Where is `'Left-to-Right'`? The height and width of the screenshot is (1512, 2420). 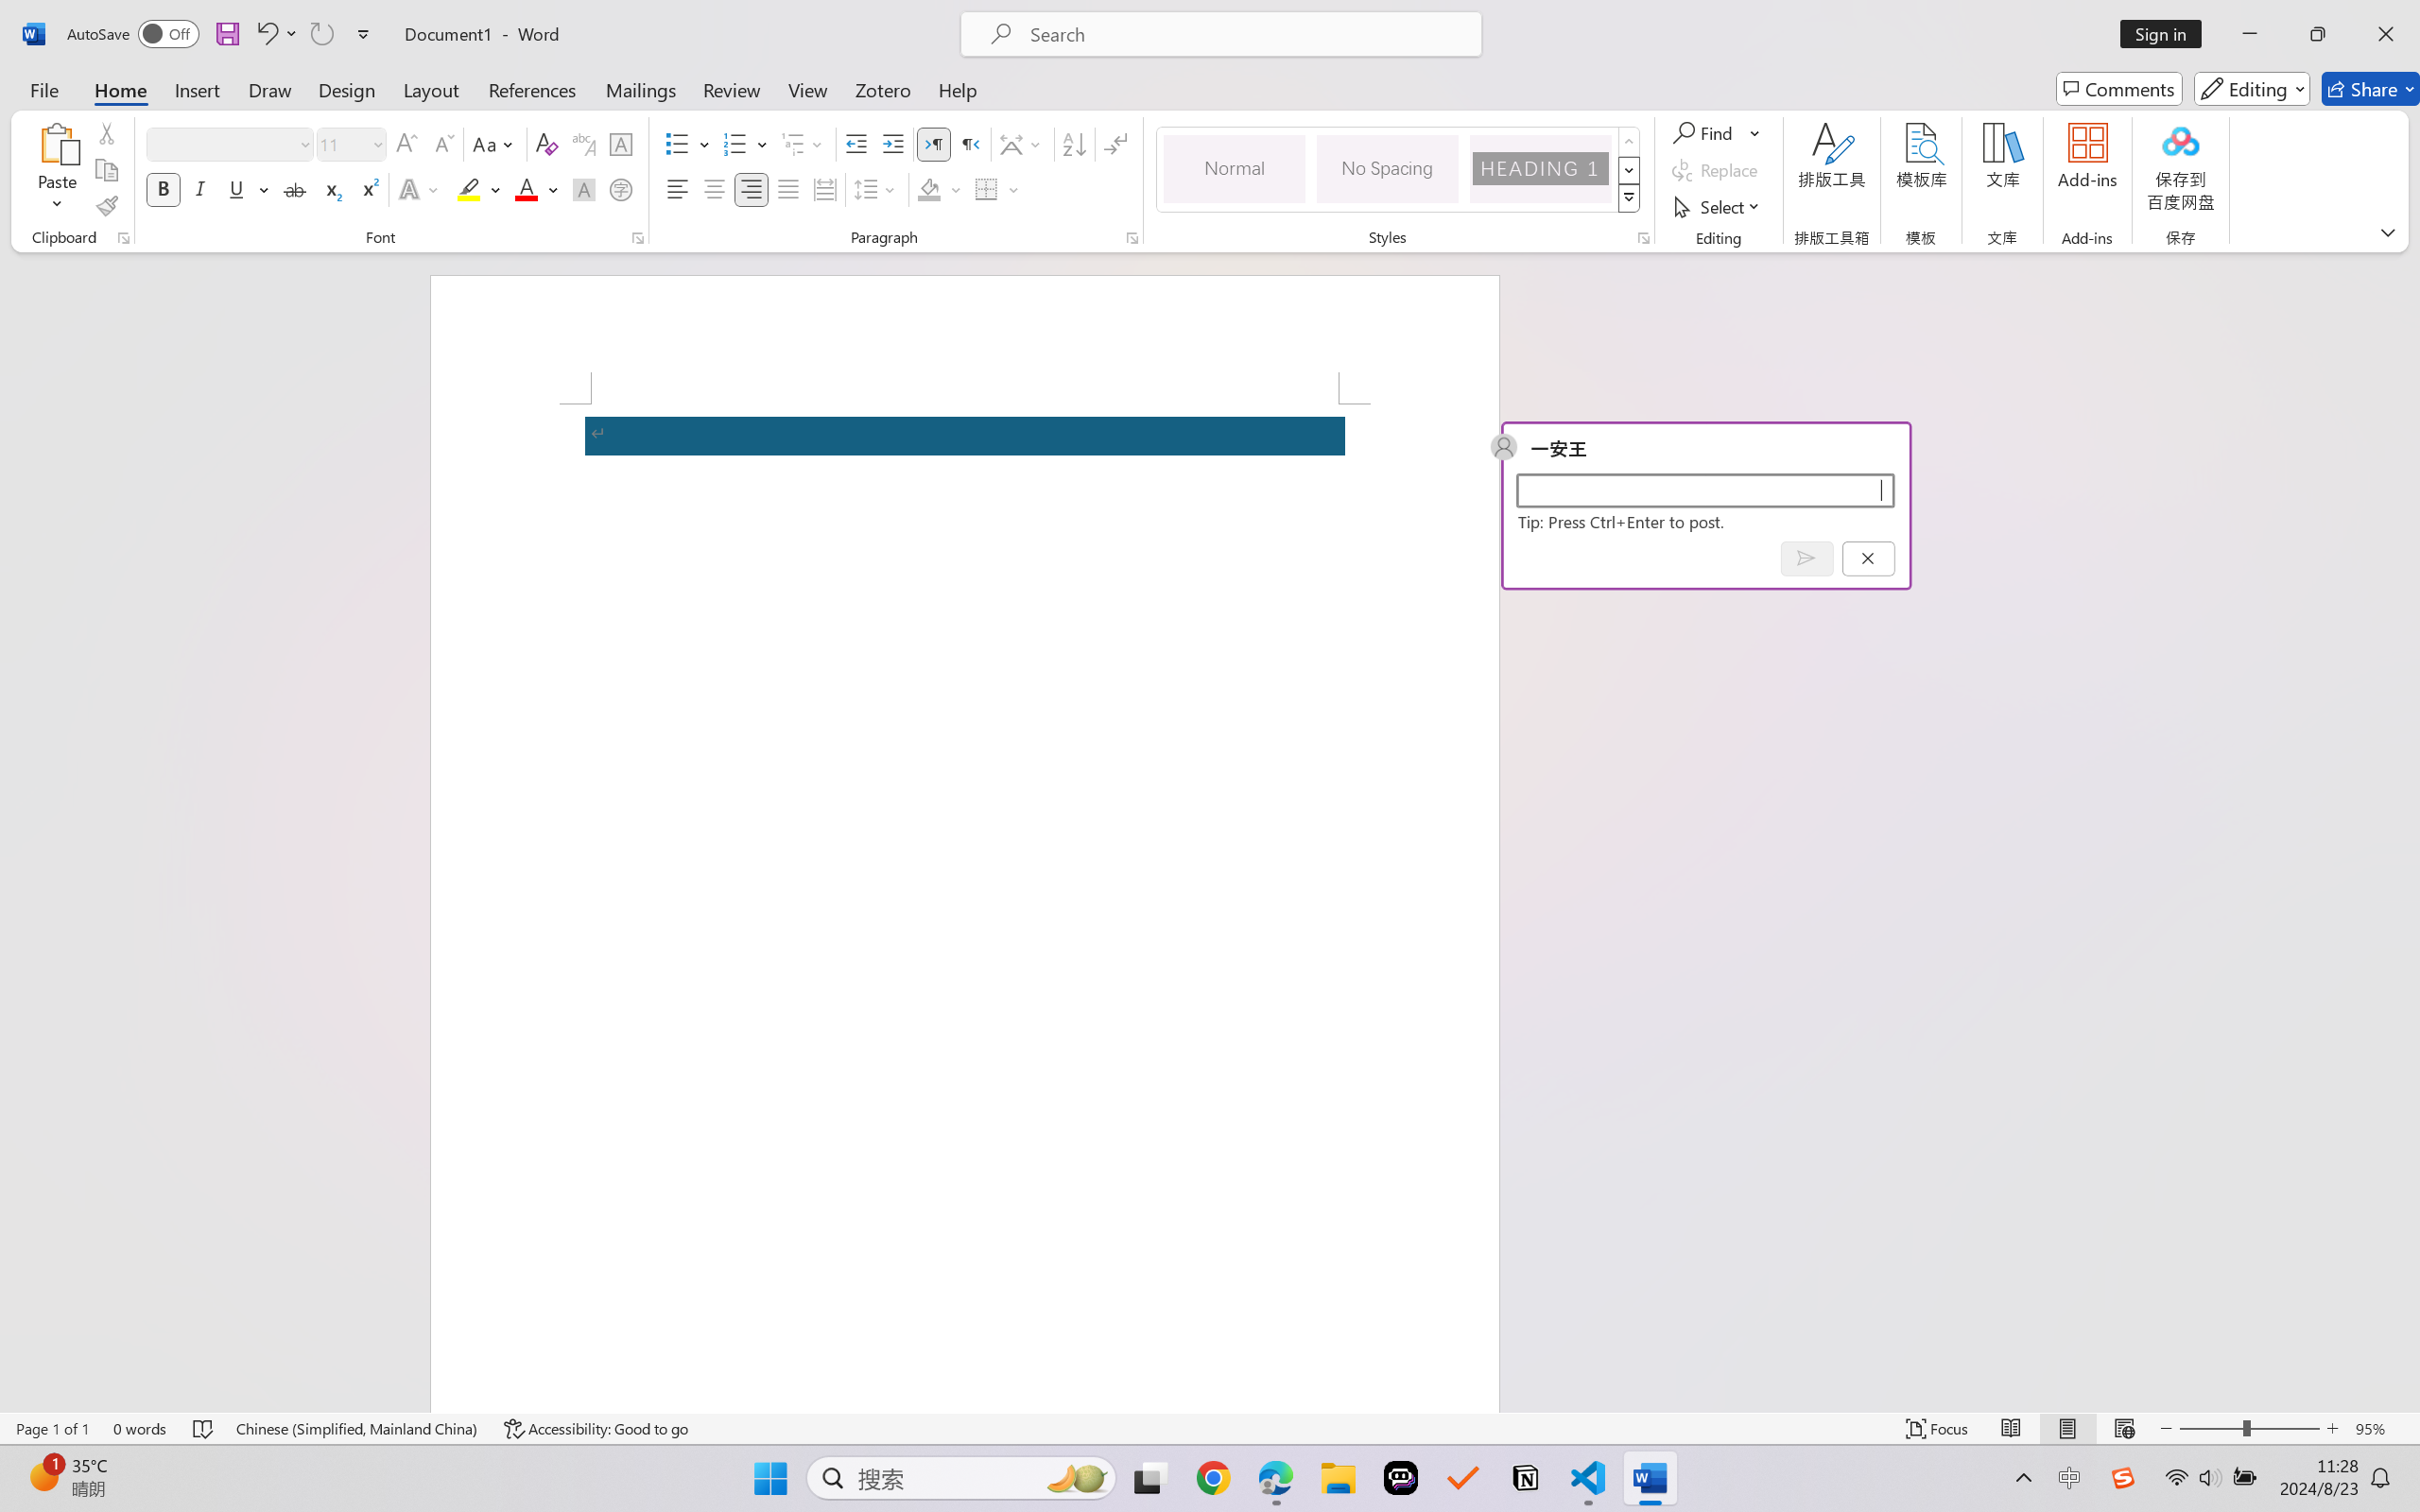
'Left-to-Right' is located at coordinates (933, 144).